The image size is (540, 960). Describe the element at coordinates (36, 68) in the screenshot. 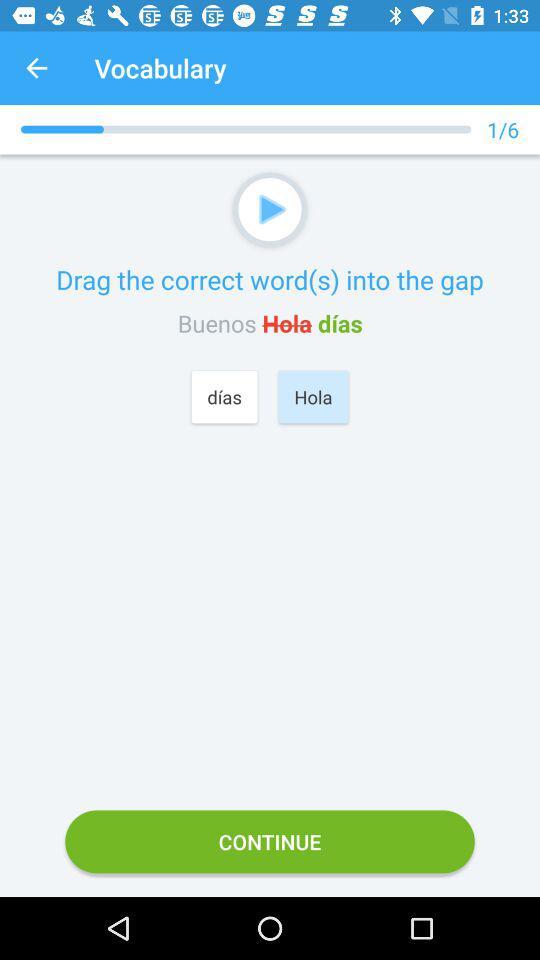

I see `item to the left of vocabulary app` at that location.